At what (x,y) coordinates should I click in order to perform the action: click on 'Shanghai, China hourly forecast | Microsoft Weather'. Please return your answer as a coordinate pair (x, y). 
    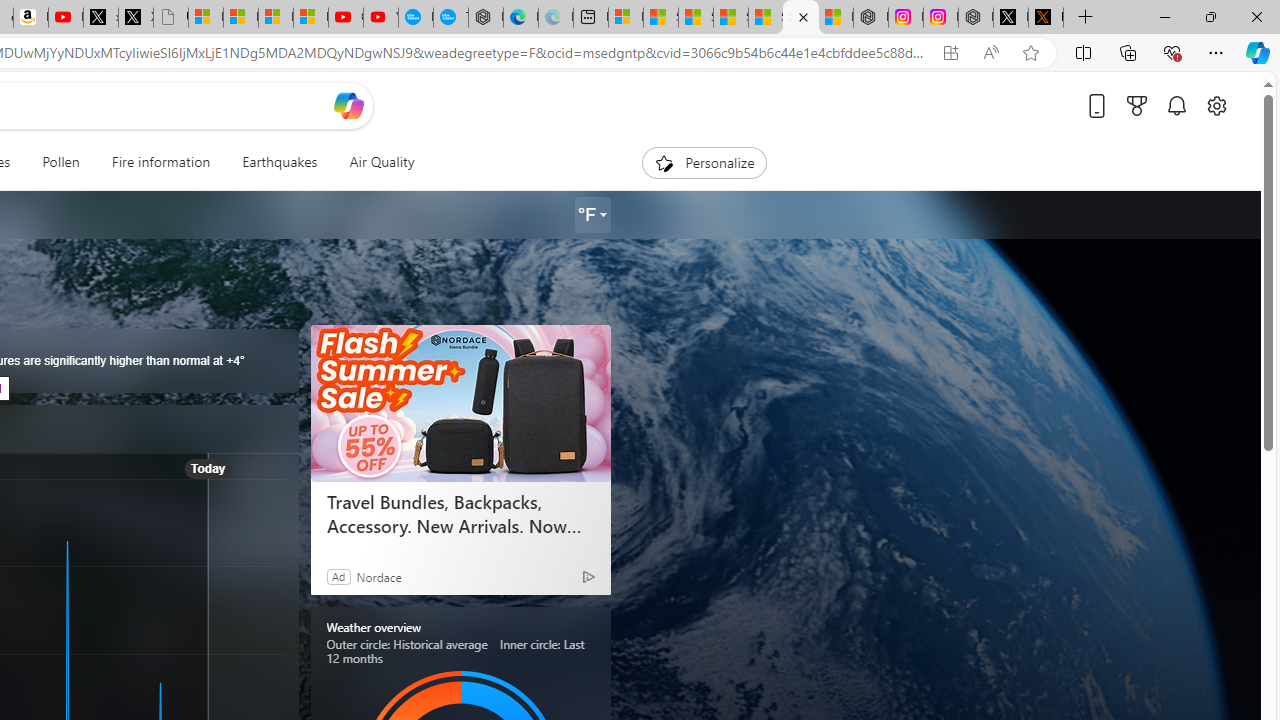
    Looking at the image, I should click on (695, 17).